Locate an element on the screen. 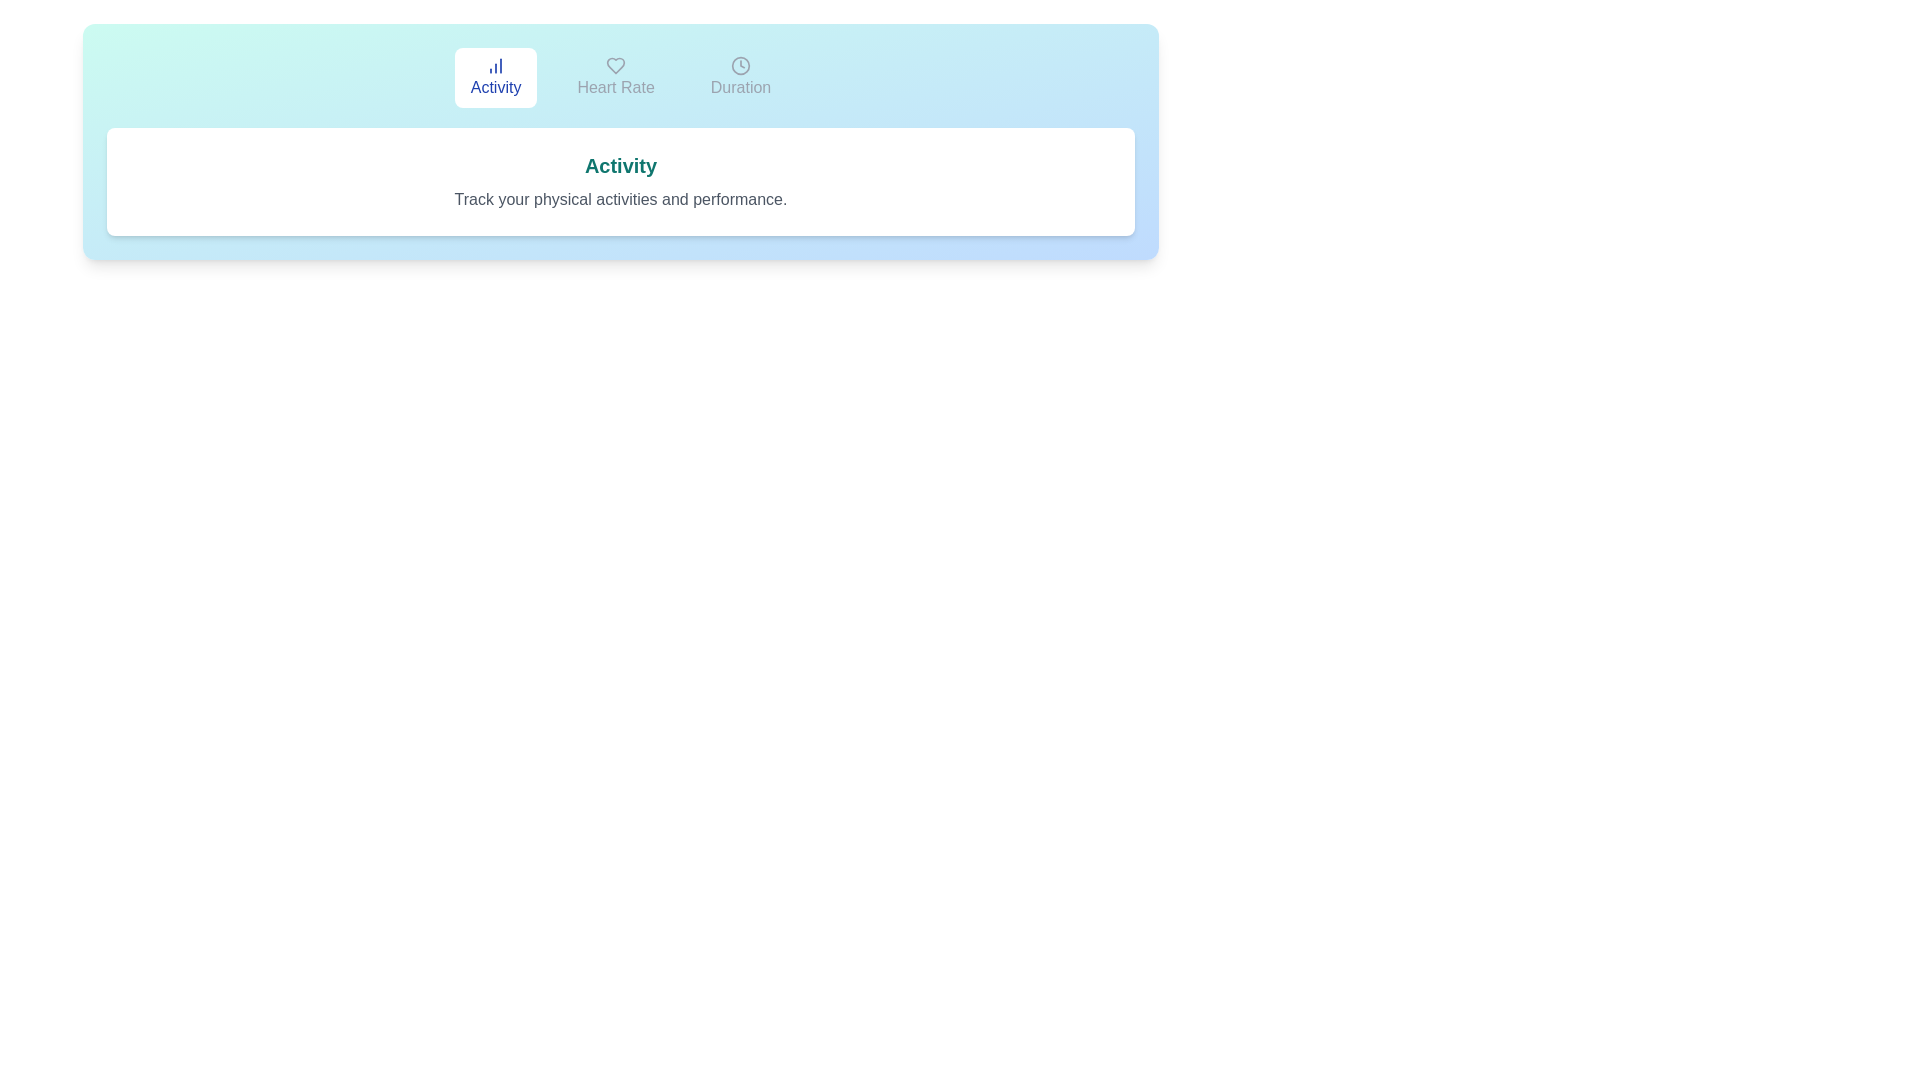  the Duration tab by clicking on it is located at coordinates (739, 76).